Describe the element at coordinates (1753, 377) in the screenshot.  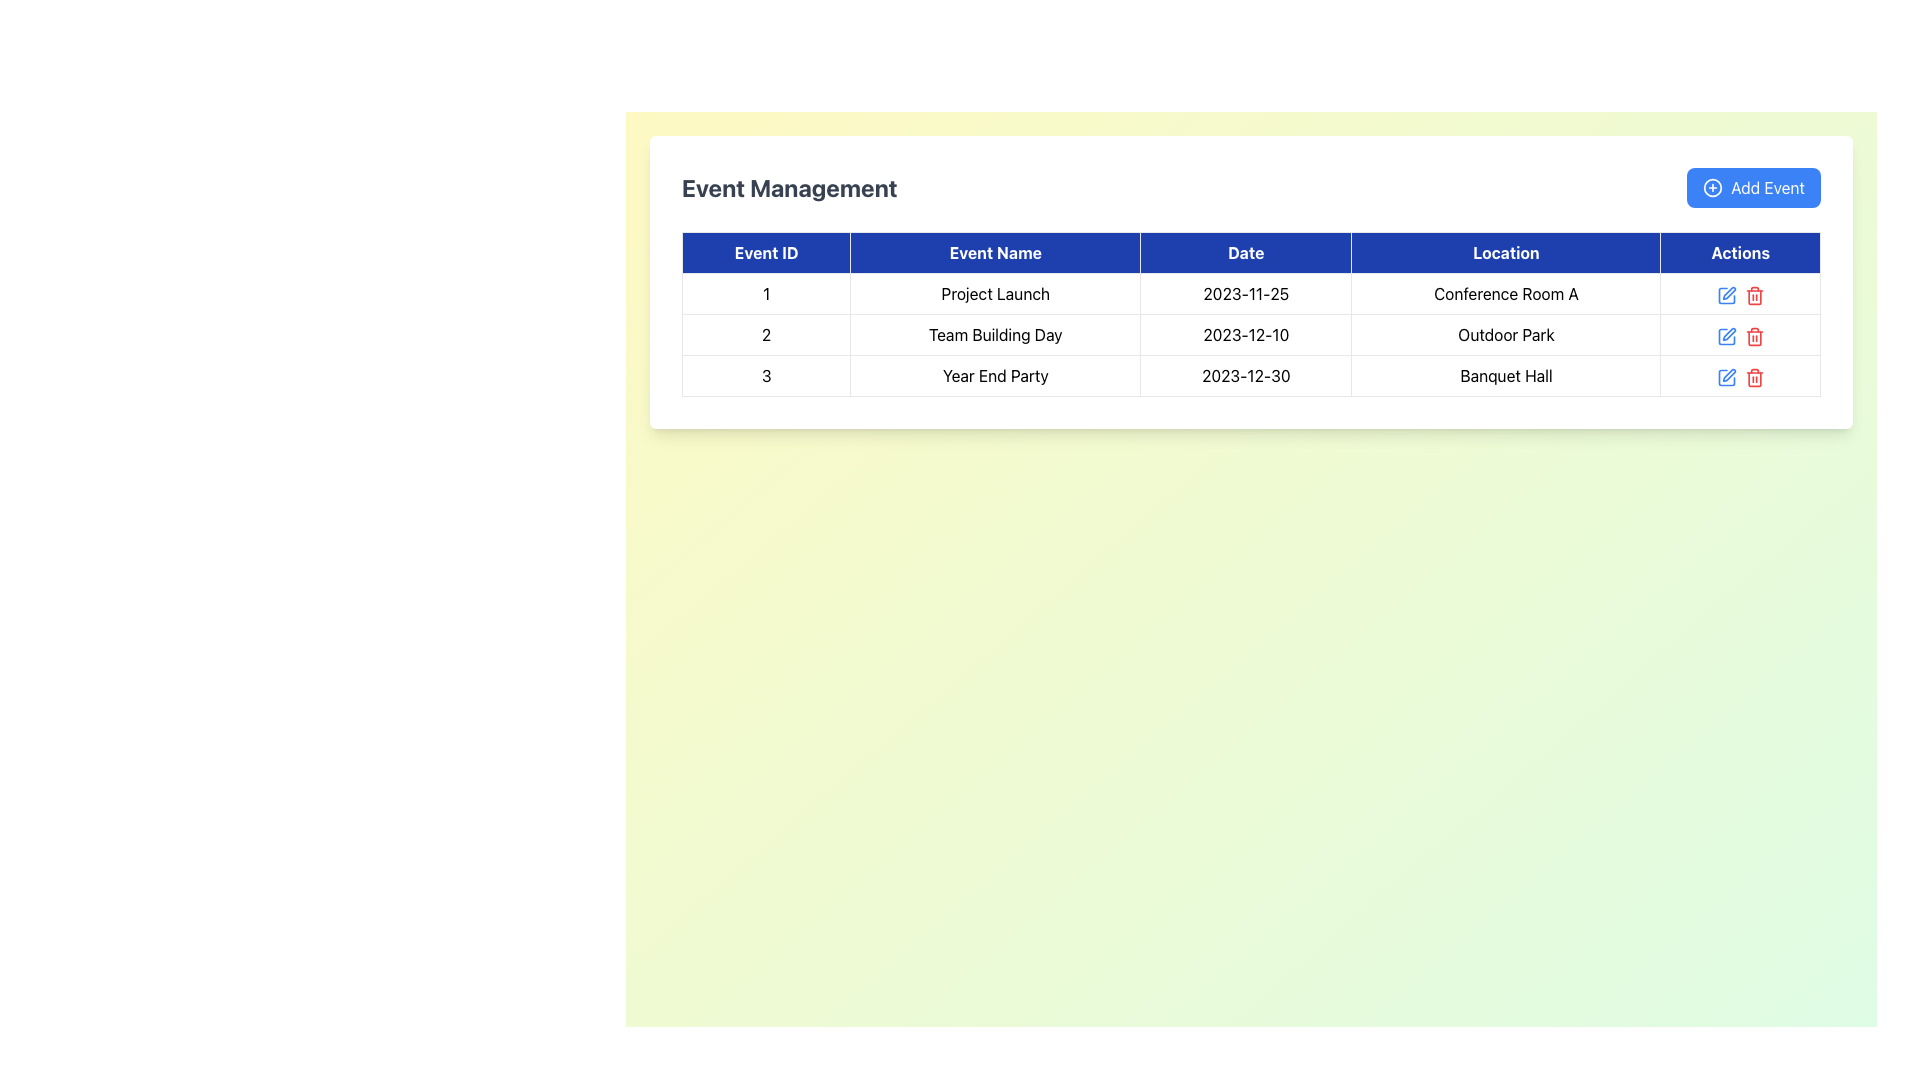
I see `the delete button located in the Actions column of the third row in the table` at that location.